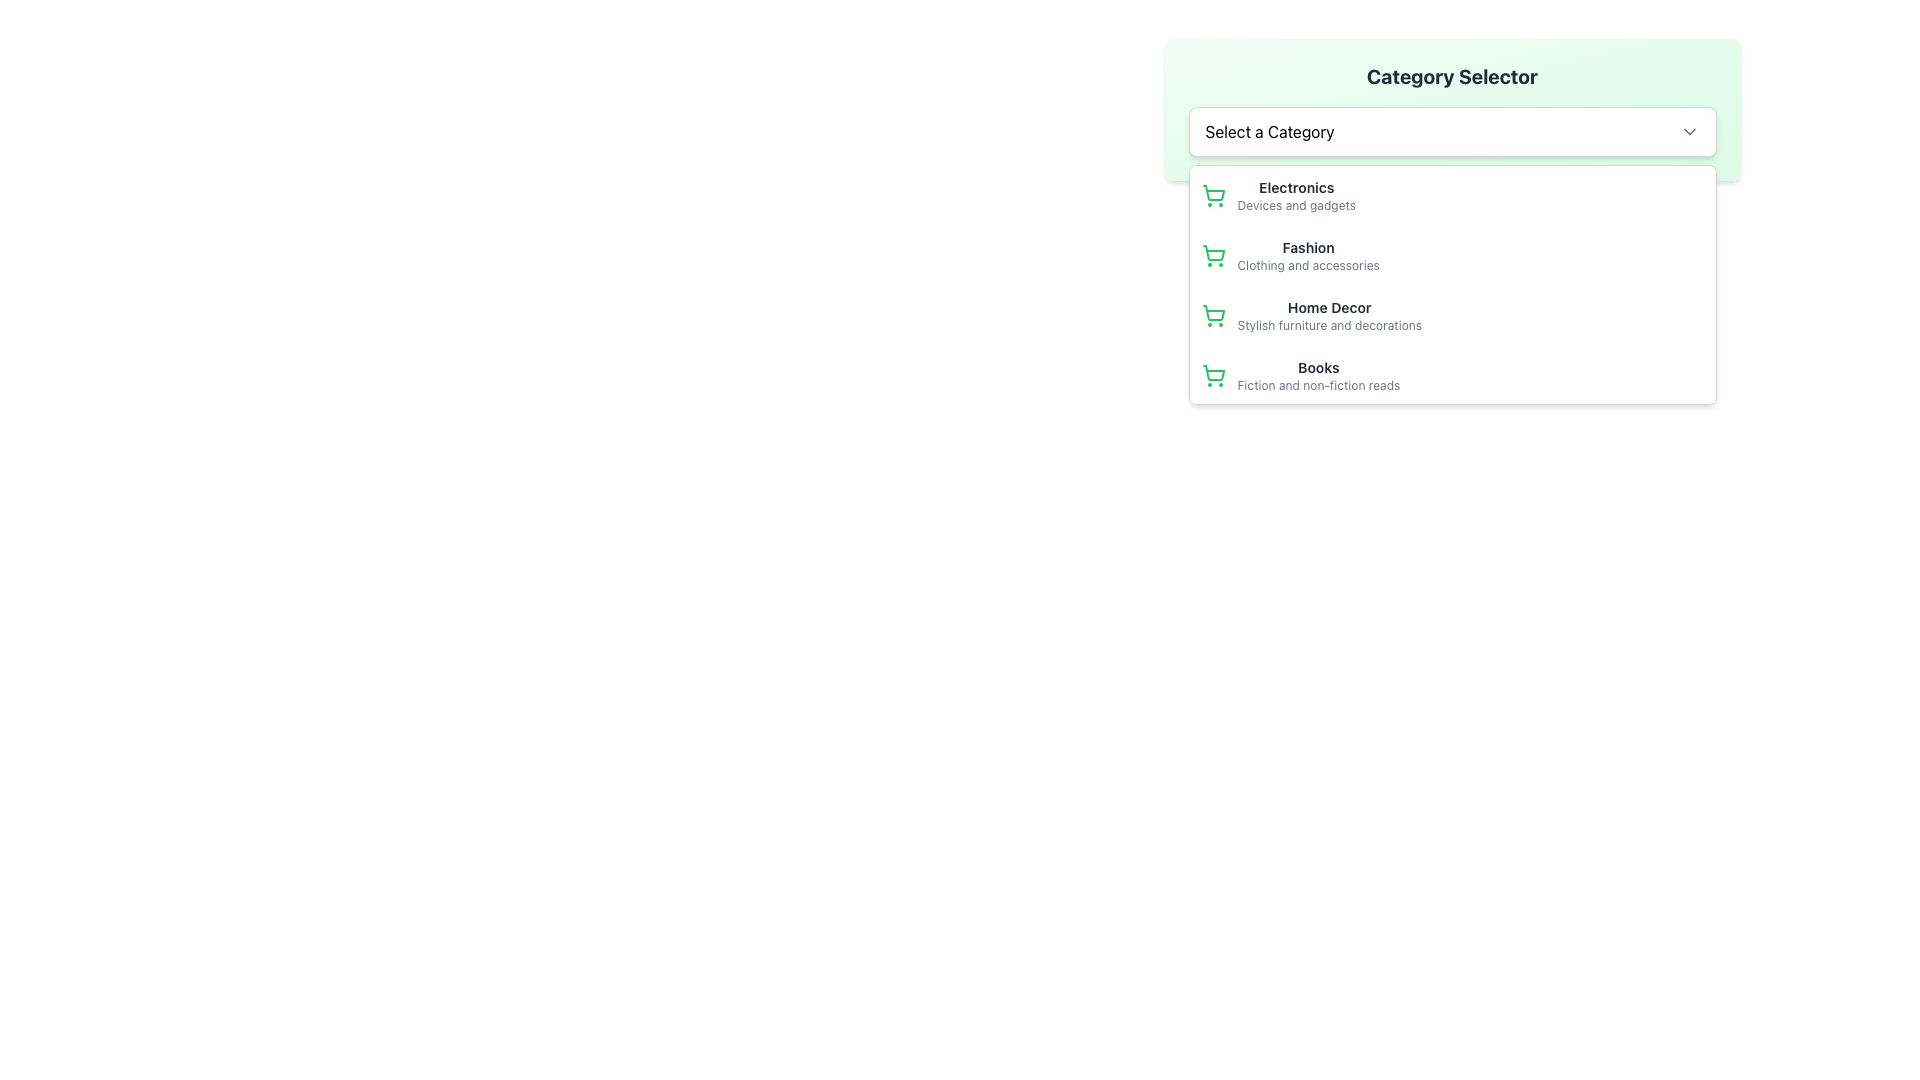  I want to click on text label identifying the 'Electronics' category in the dropdown menu titled 'Category Selector', which is positioned above the 'Devices and gadgets' text element, so click(1296, 188).